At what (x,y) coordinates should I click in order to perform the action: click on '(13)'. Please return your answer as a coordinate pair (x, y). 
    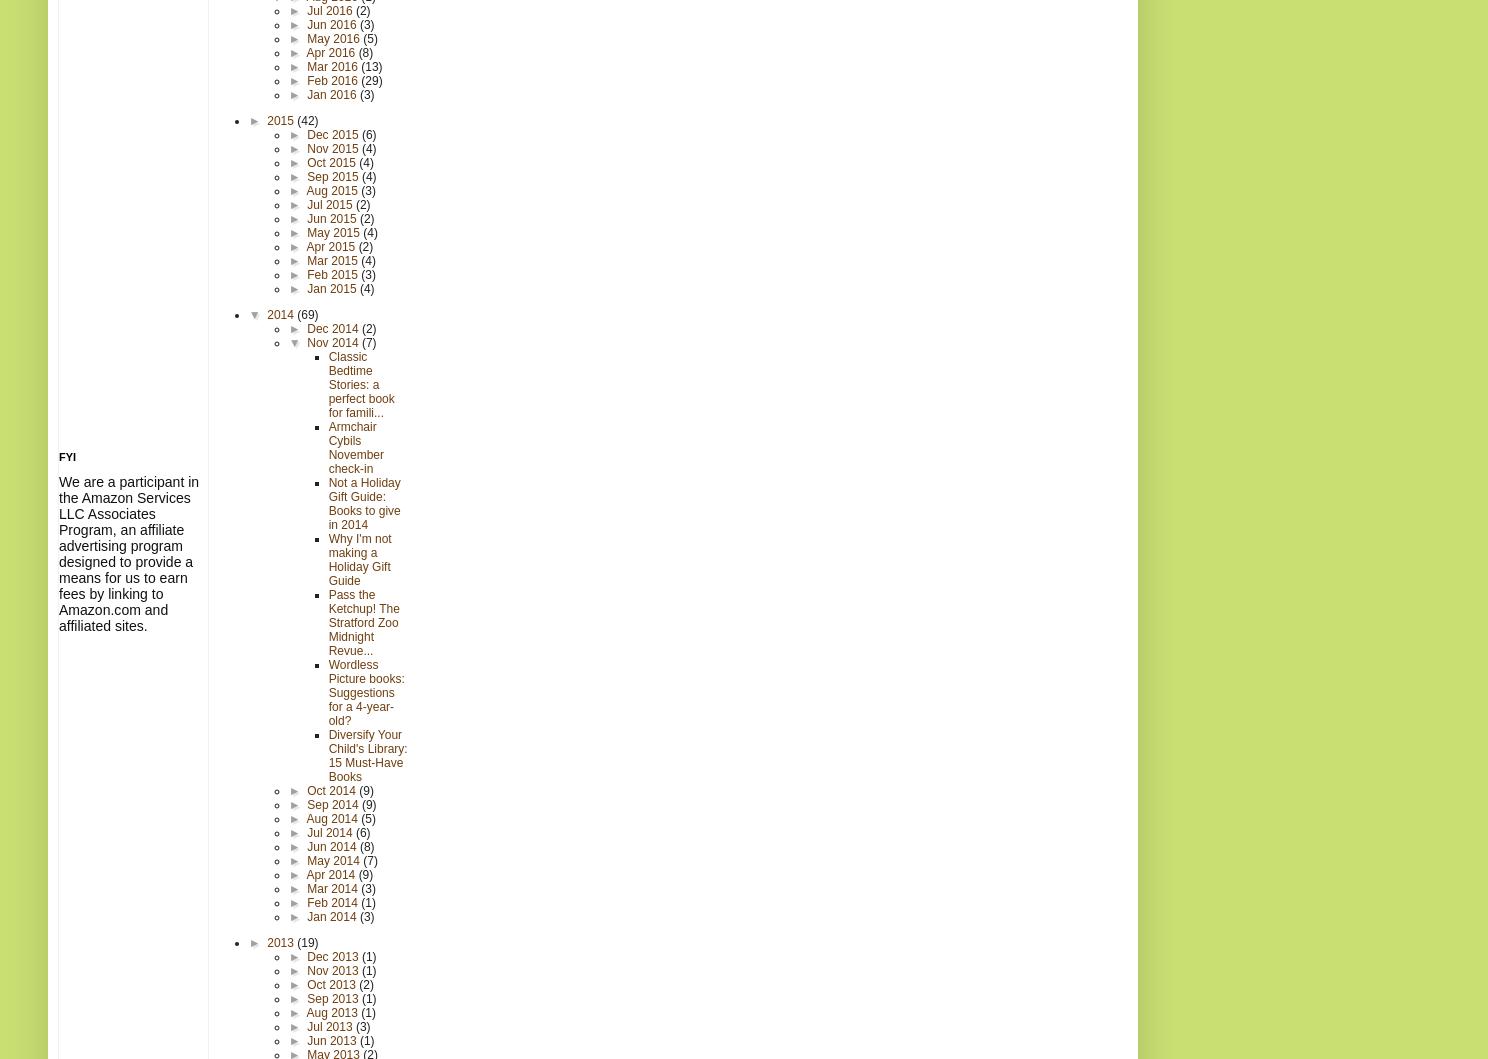
    Looking at the image, I should click on (360, 65).